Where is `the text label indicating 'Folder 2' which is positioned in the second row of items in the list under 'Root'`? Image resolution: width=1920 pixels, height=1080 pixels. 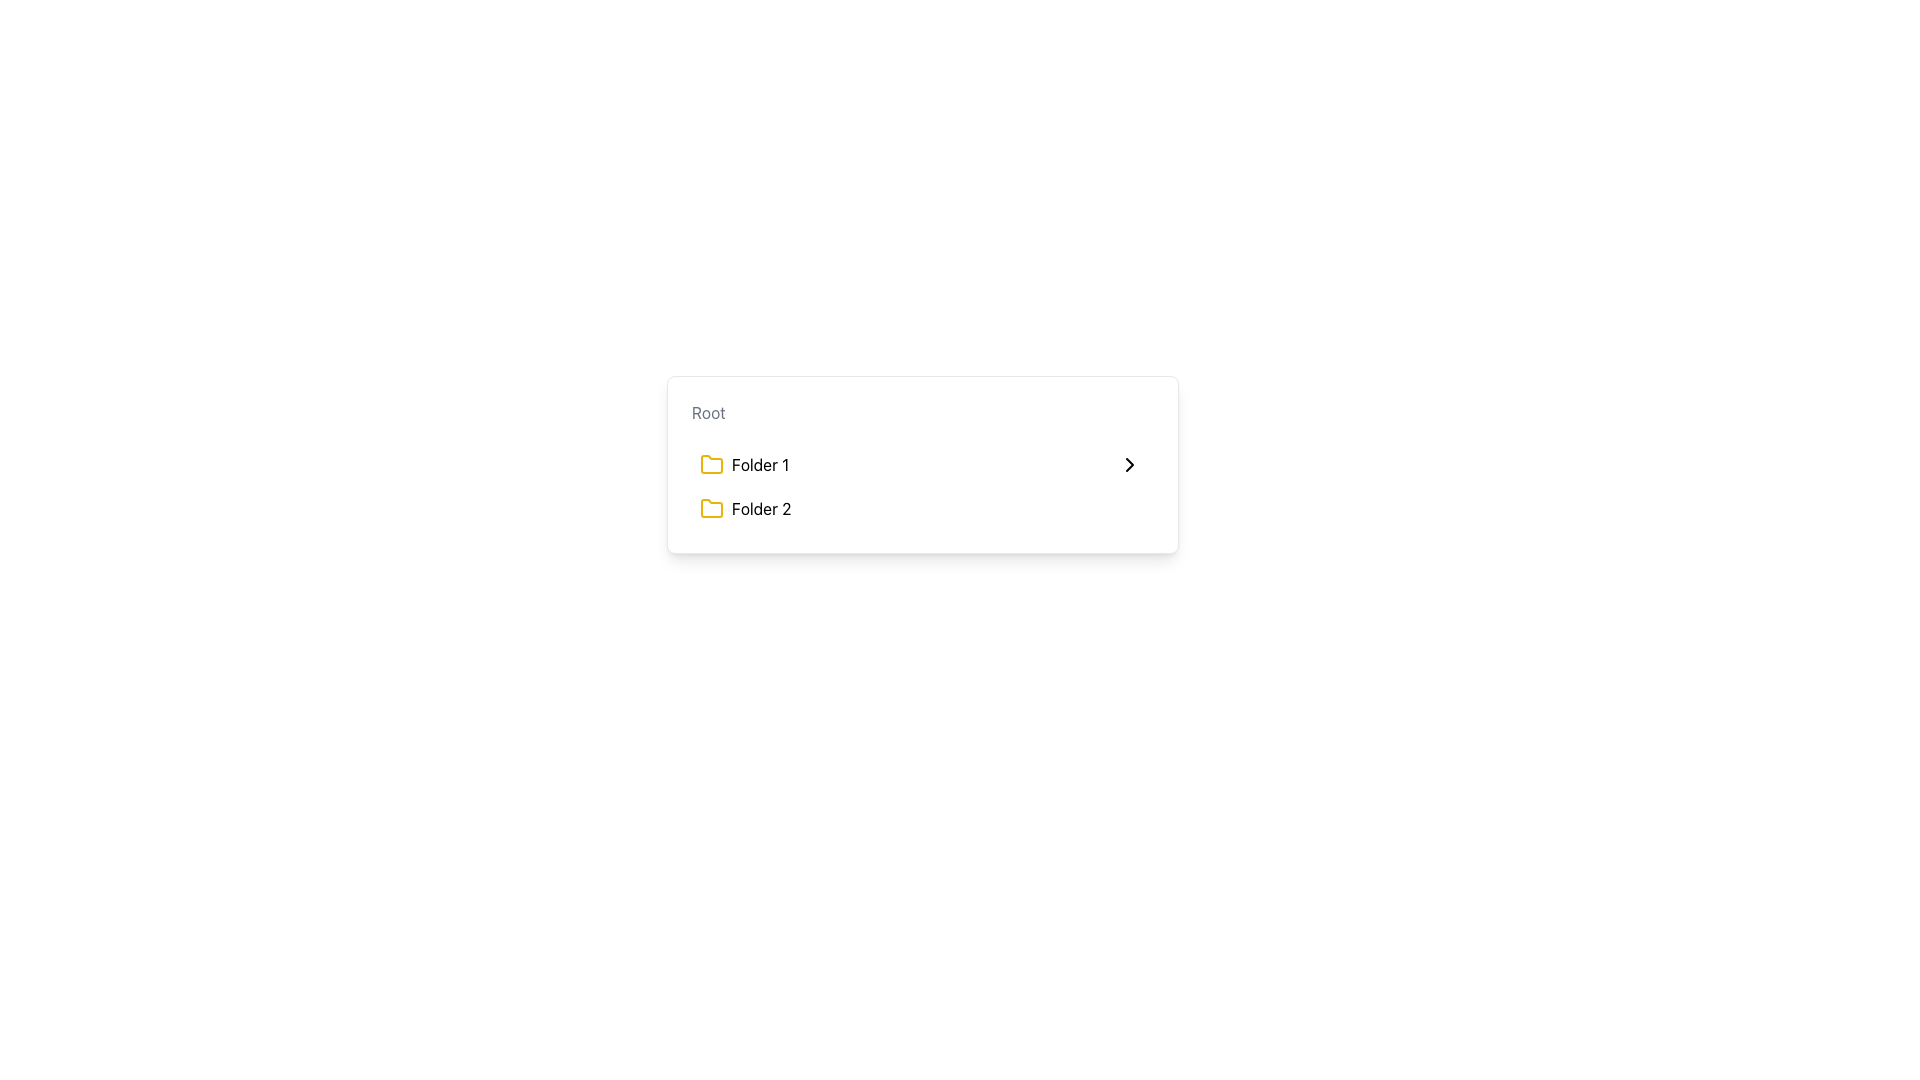 the text label indicating 'Folder 2' which is positioned in the second row of items in the list under 'Root' is located at coordinates (760, 508).